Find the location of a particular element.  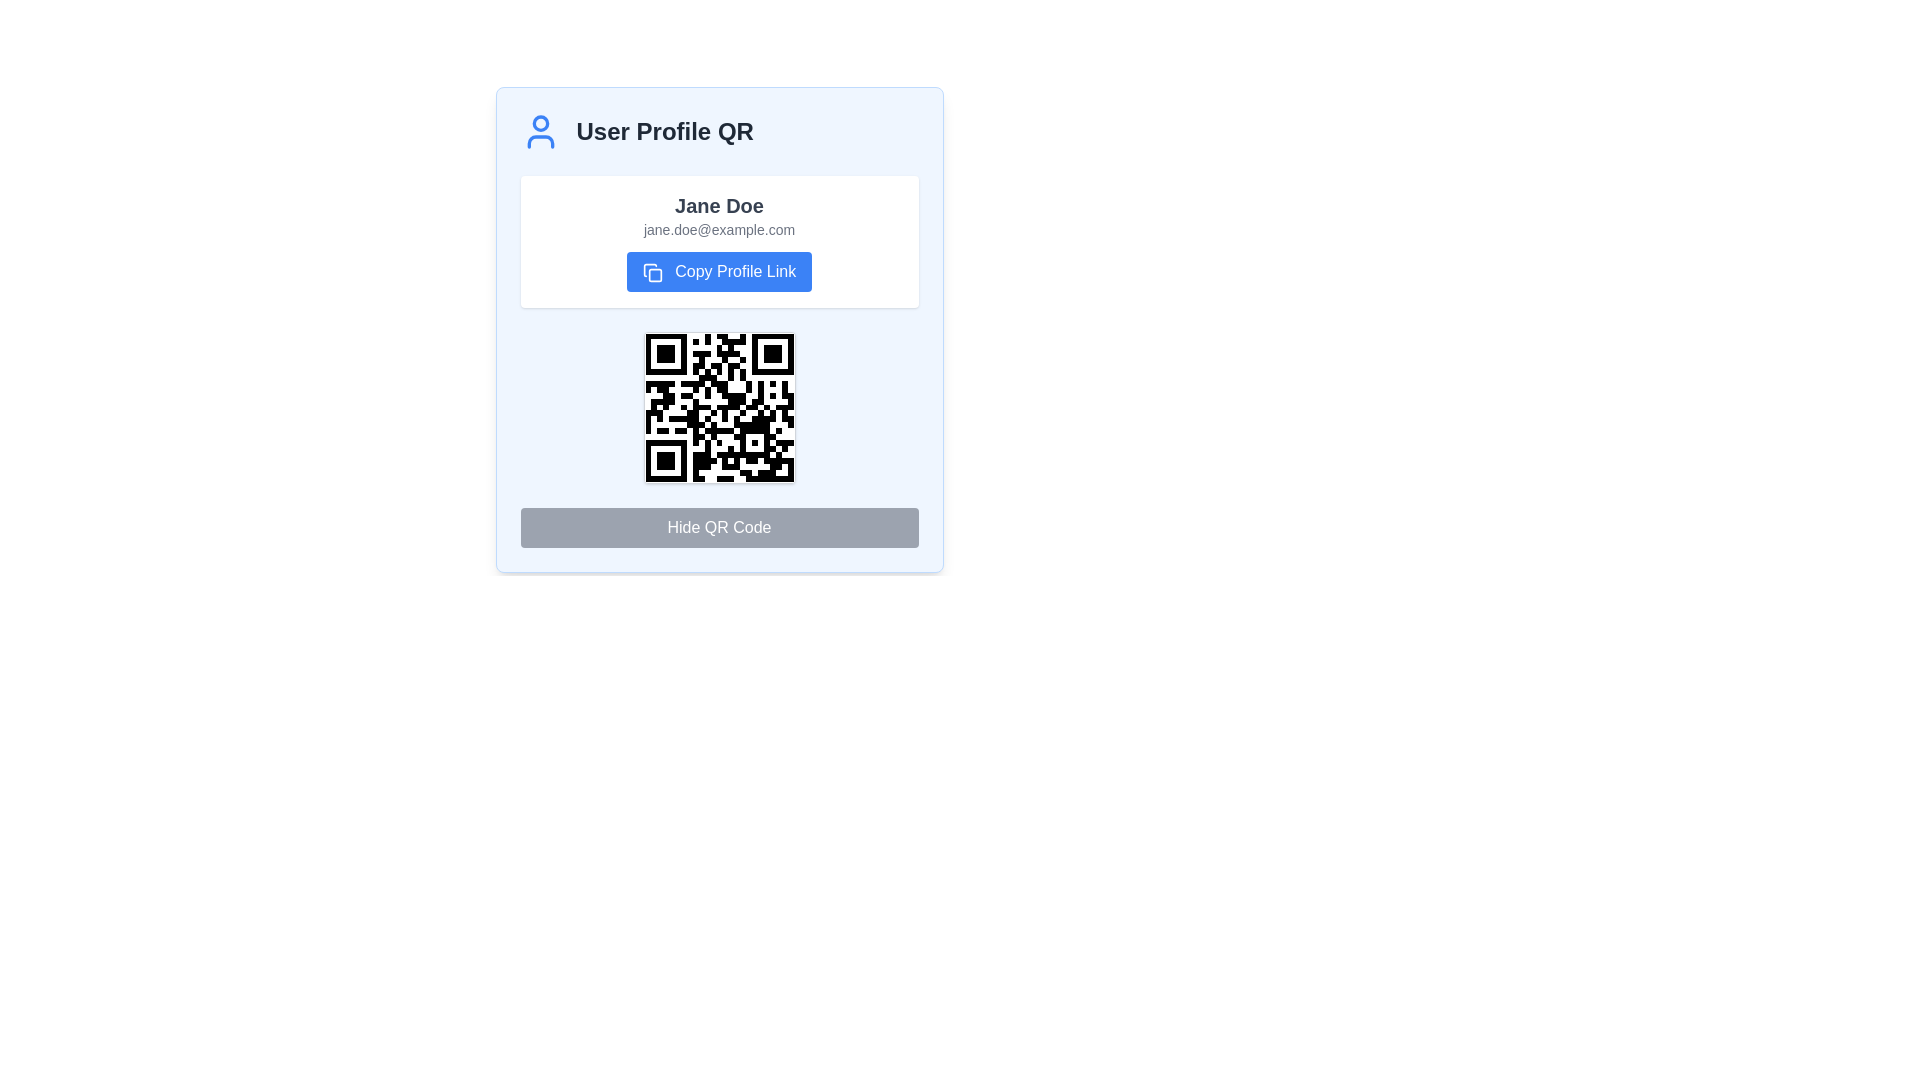

the small rectangular SVG element with rounded corners located within the 'Copy Profile Link' button, positioned in the top-left area of the button is located at coordinates (655, 275).